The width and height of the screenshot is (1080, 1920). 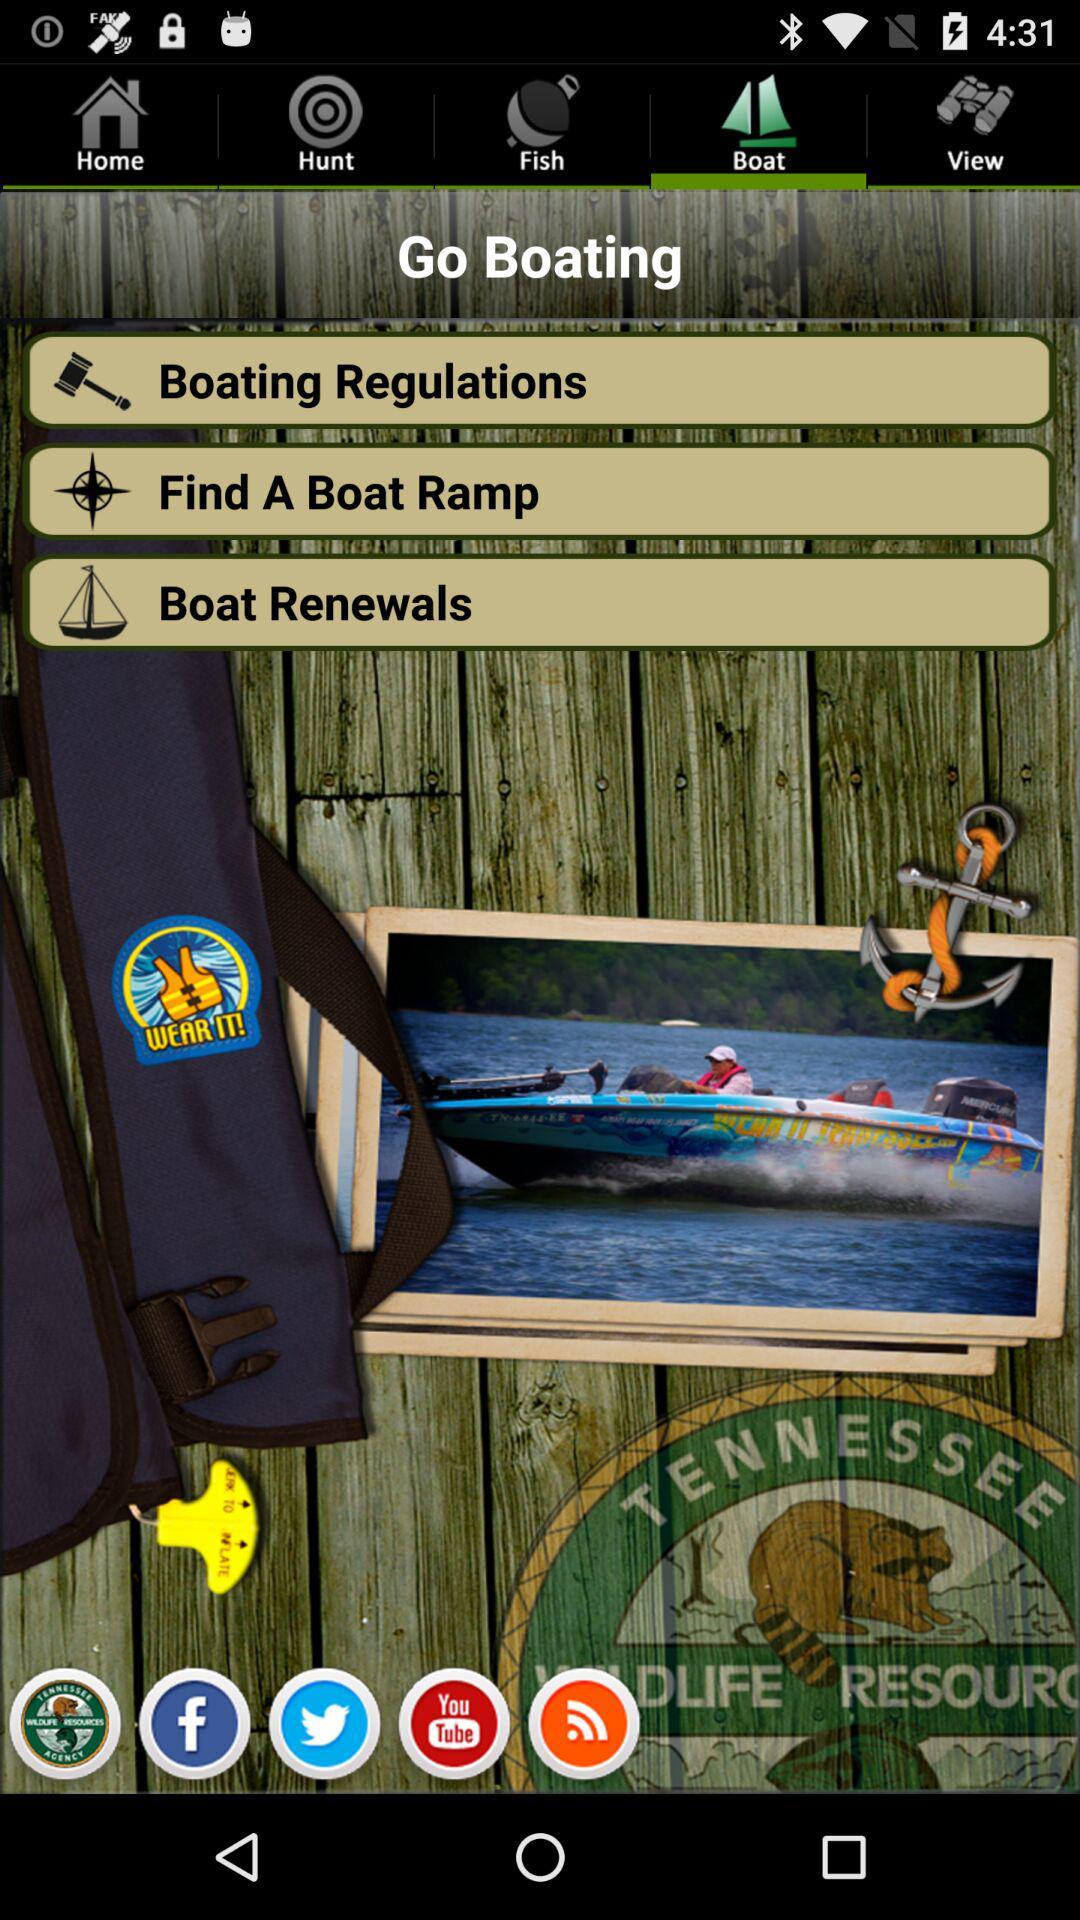 What do you see at coordinates (583, 1728) in the screenshot?
I see `connect wifi` at bounding box center [583, 1728].